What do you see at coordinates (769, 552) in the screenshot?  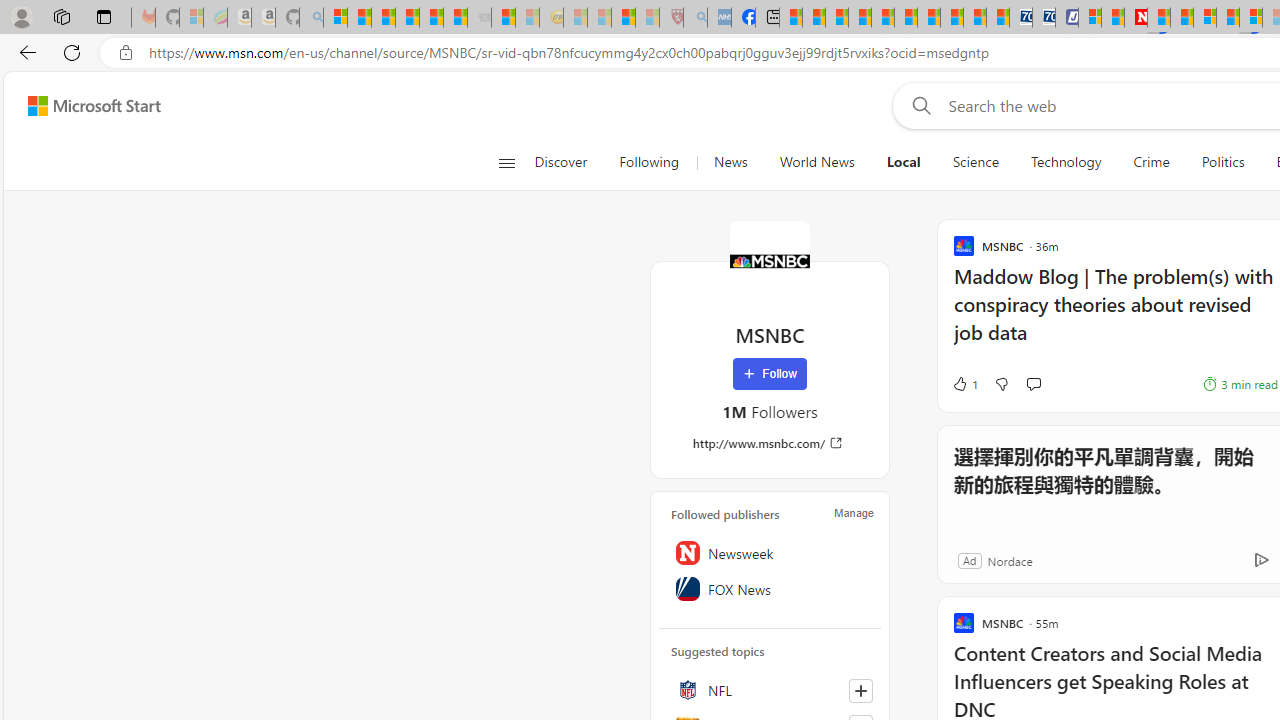 I see `'Newsweek'` at bounding box center [769, 552].